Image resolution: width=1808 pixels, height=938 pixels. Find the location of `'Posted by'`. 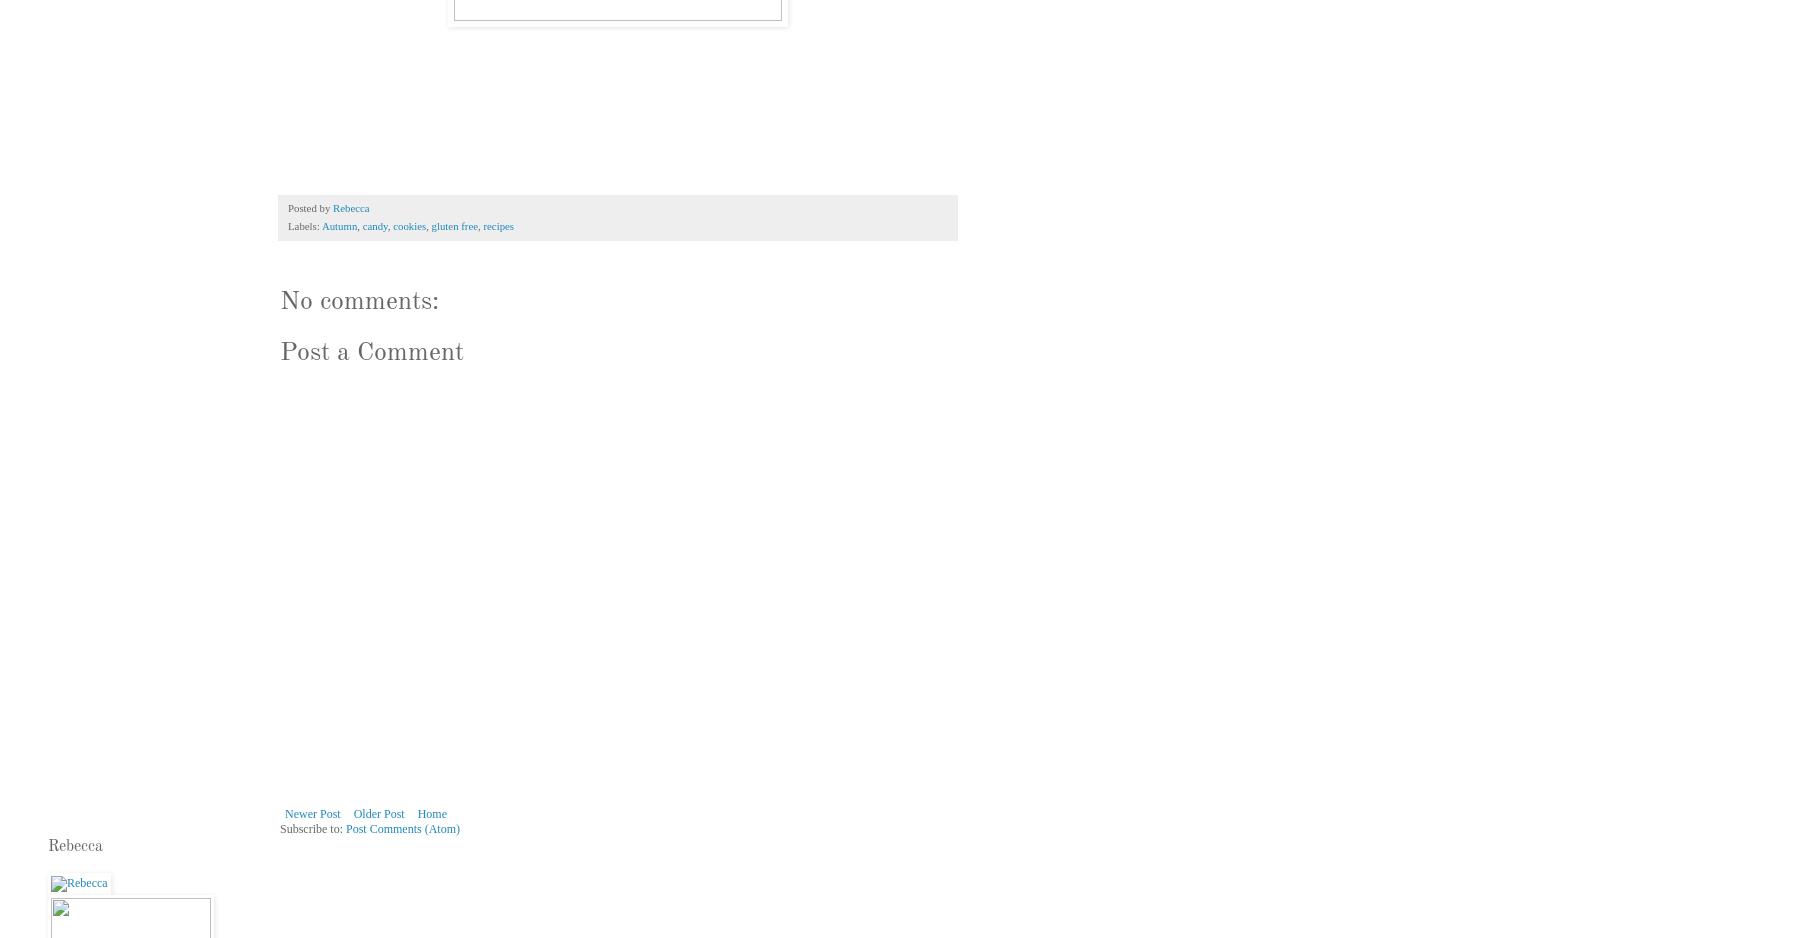

'Posted by' is located at coordinates (310, 207).